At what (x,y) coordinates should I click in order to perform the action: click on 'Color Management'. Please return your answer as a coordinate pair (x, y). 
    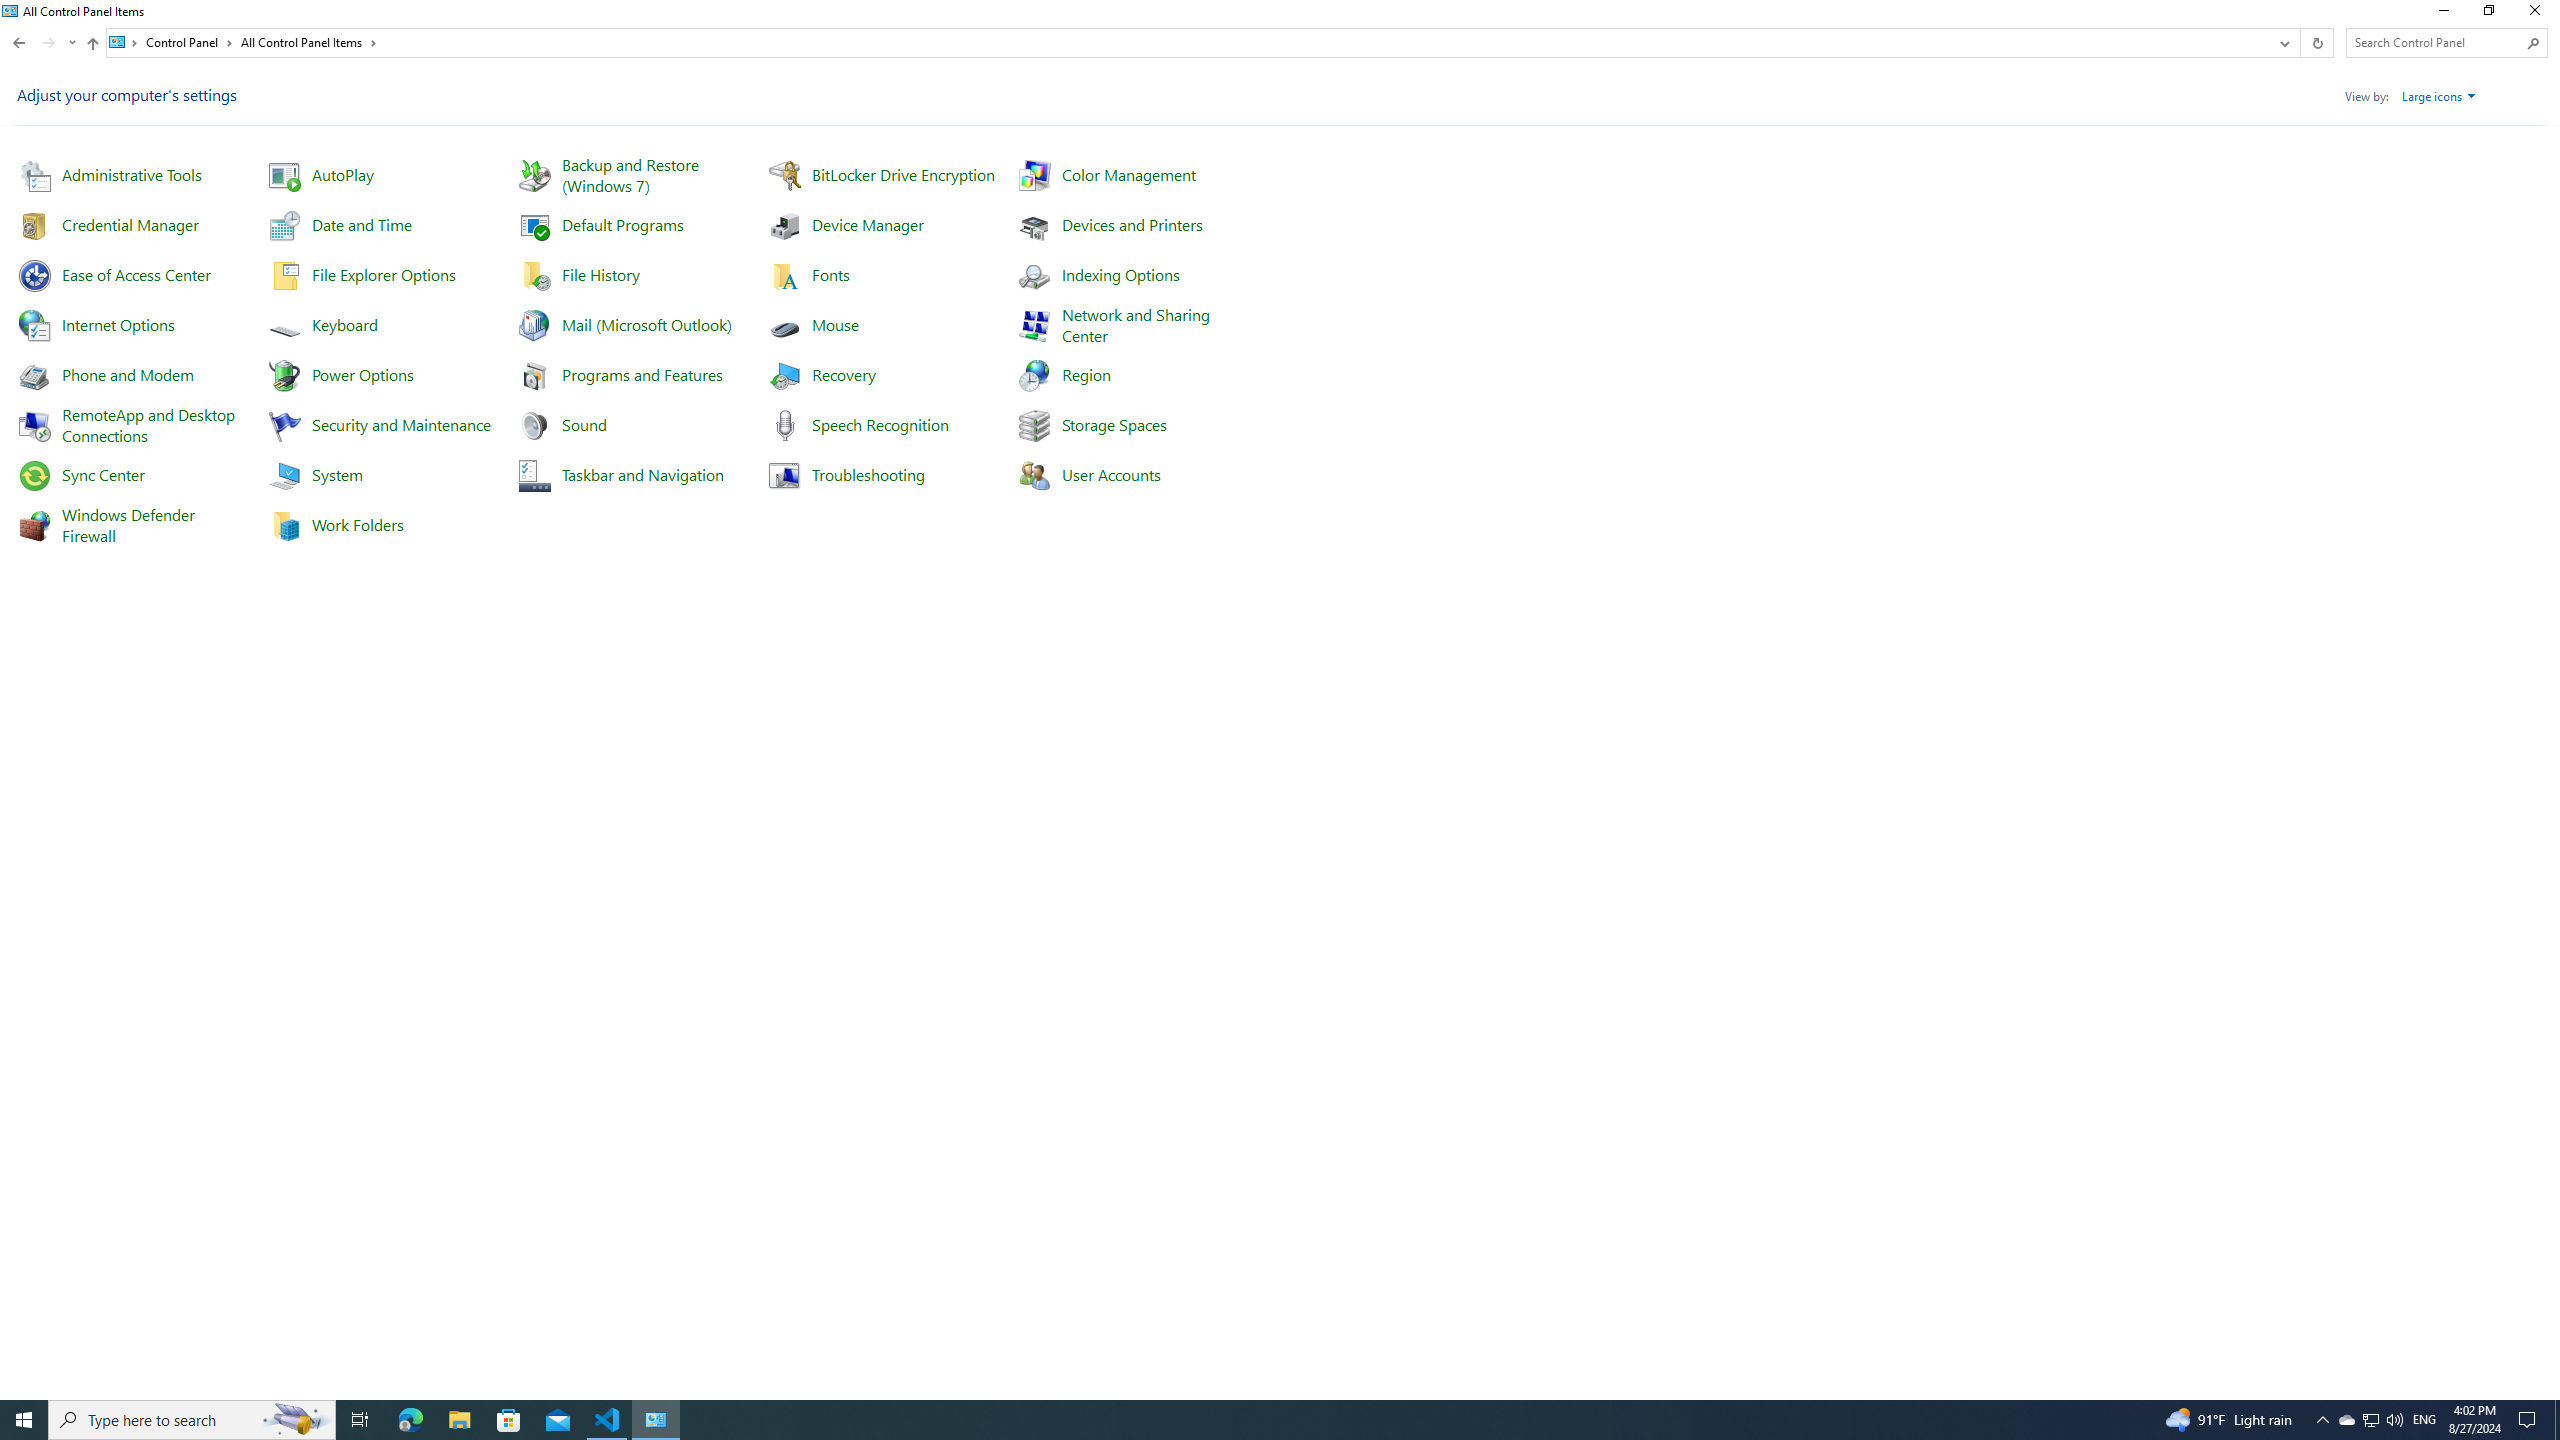
    Looking at the image, I should click on (1128, 173).